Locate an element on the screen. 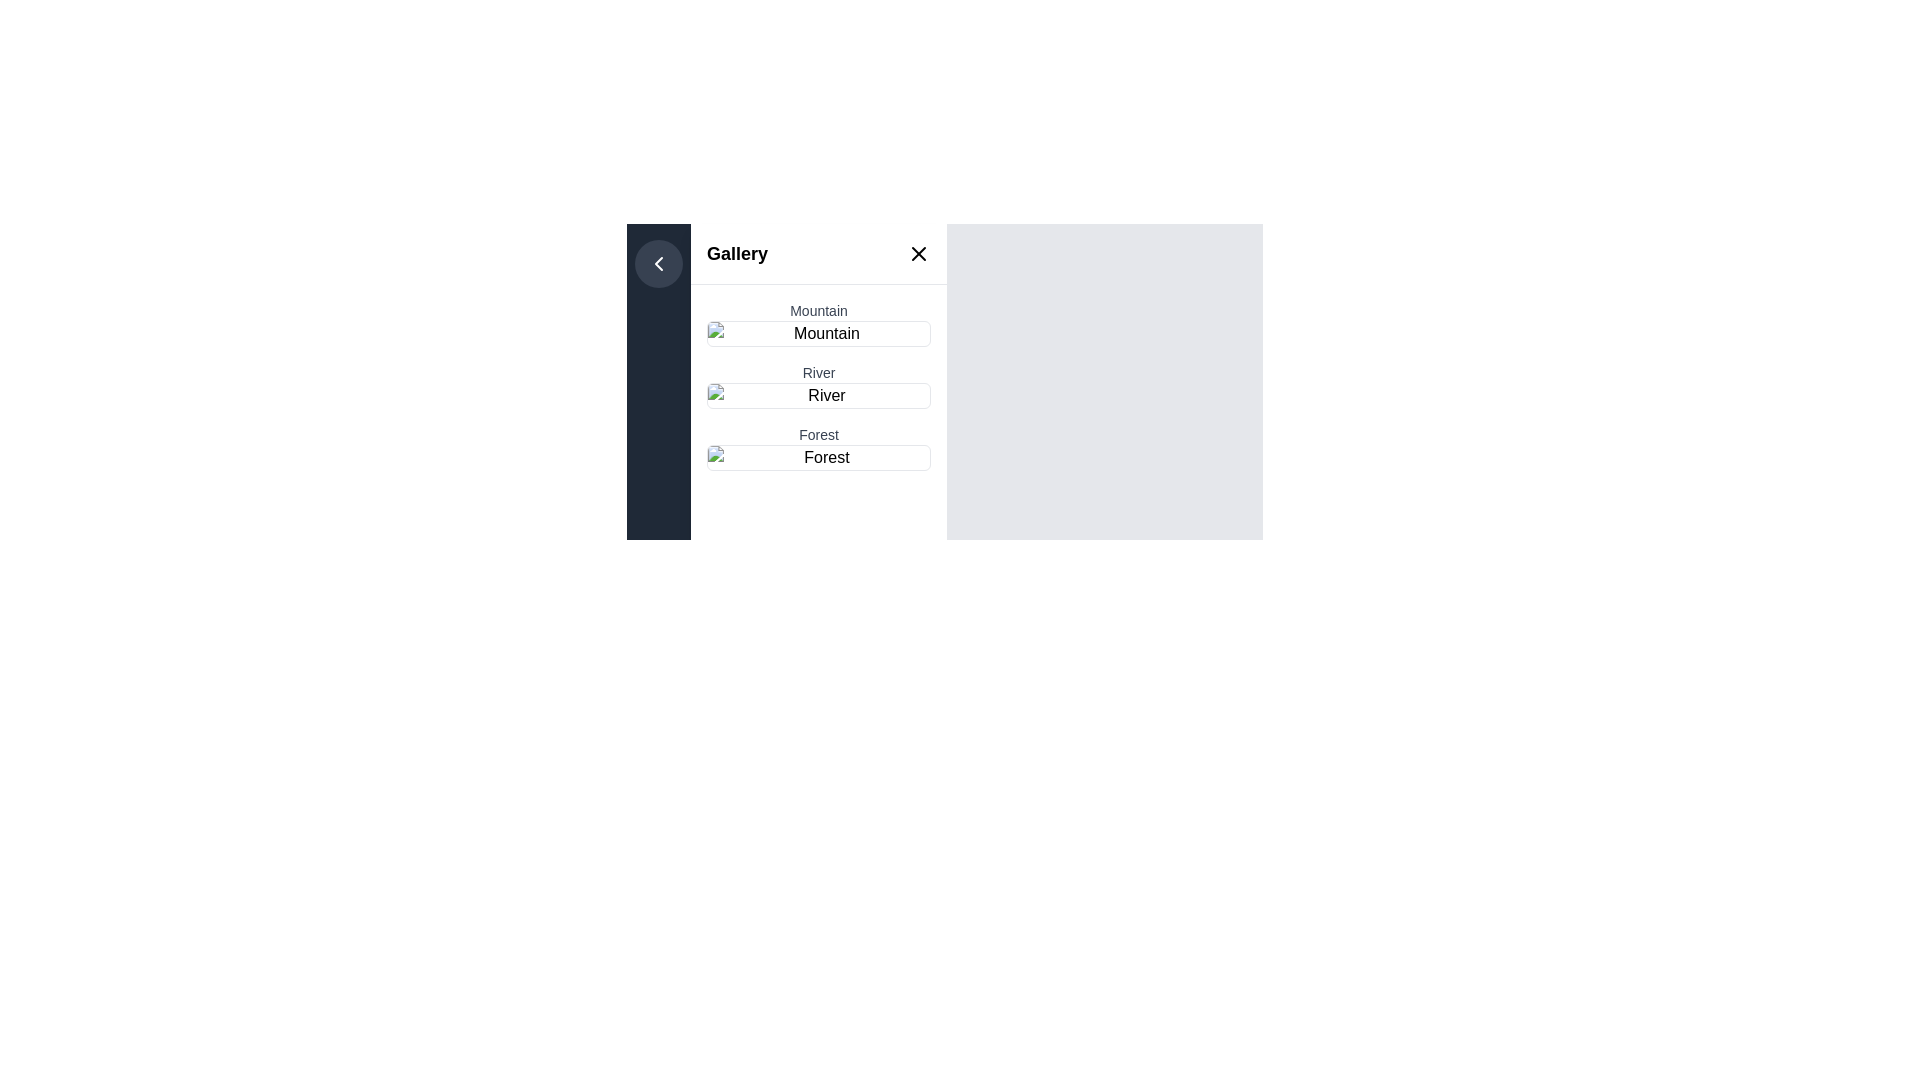 Image resolution: width=1920 pixels, height=1080 pixels. the list item labeled 'River', which is the second item in the vertical gallery panel is located at coordinates (819, 396).